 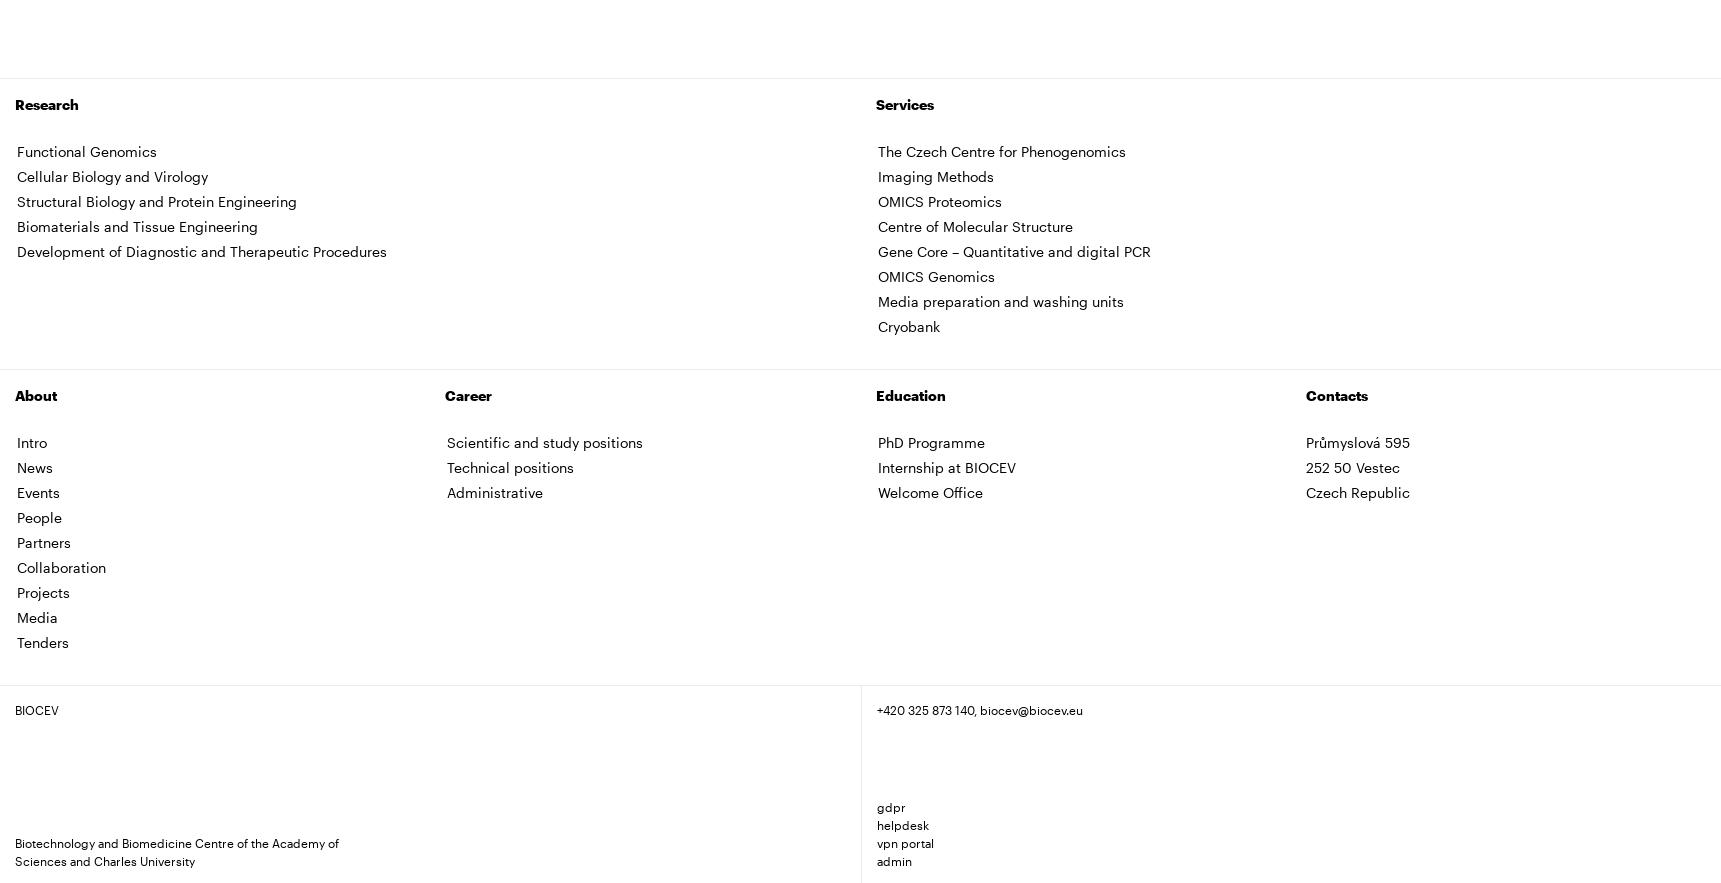 I want to click on 'Functional Genomics', so click(x=87, y=150).